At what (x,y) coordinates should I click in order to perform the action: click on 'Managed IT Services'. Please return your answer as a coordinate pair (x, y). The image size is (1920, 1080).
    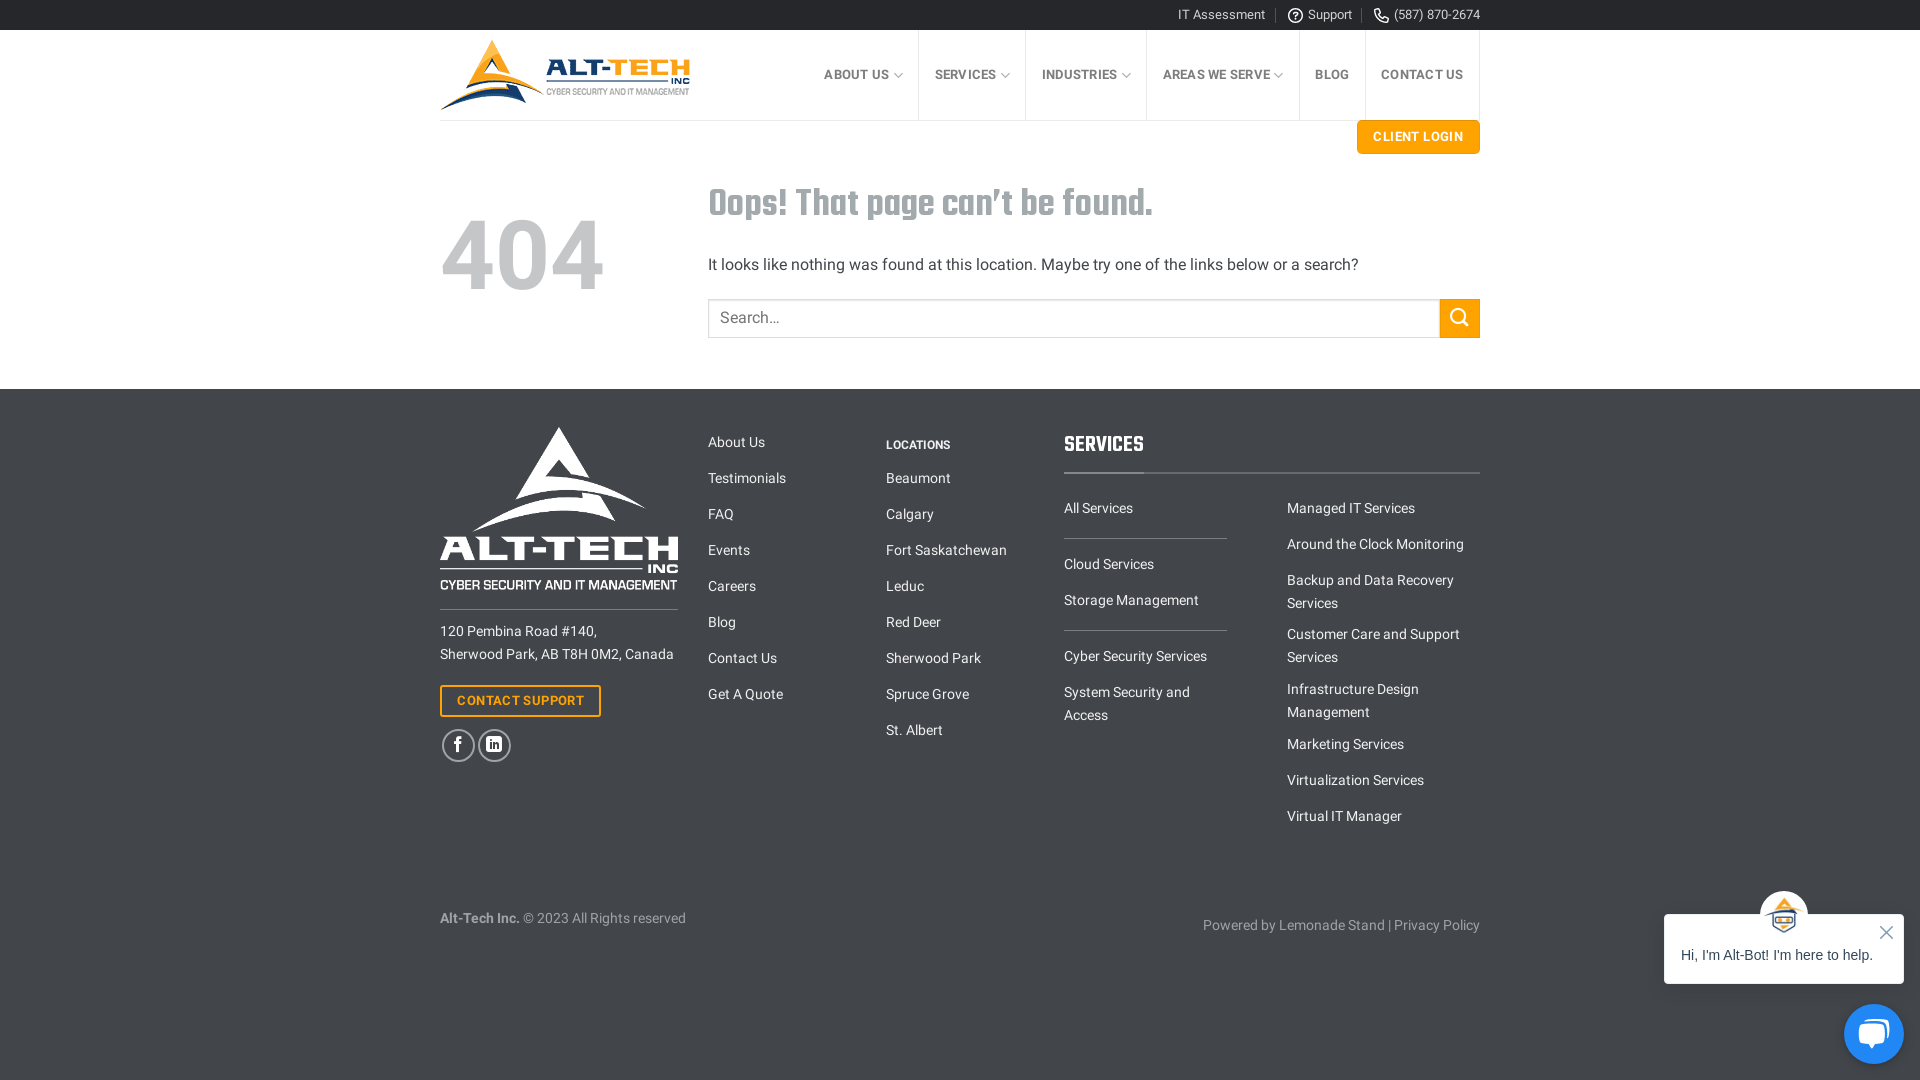
    Looking at the image, I should click on (1382, 508).